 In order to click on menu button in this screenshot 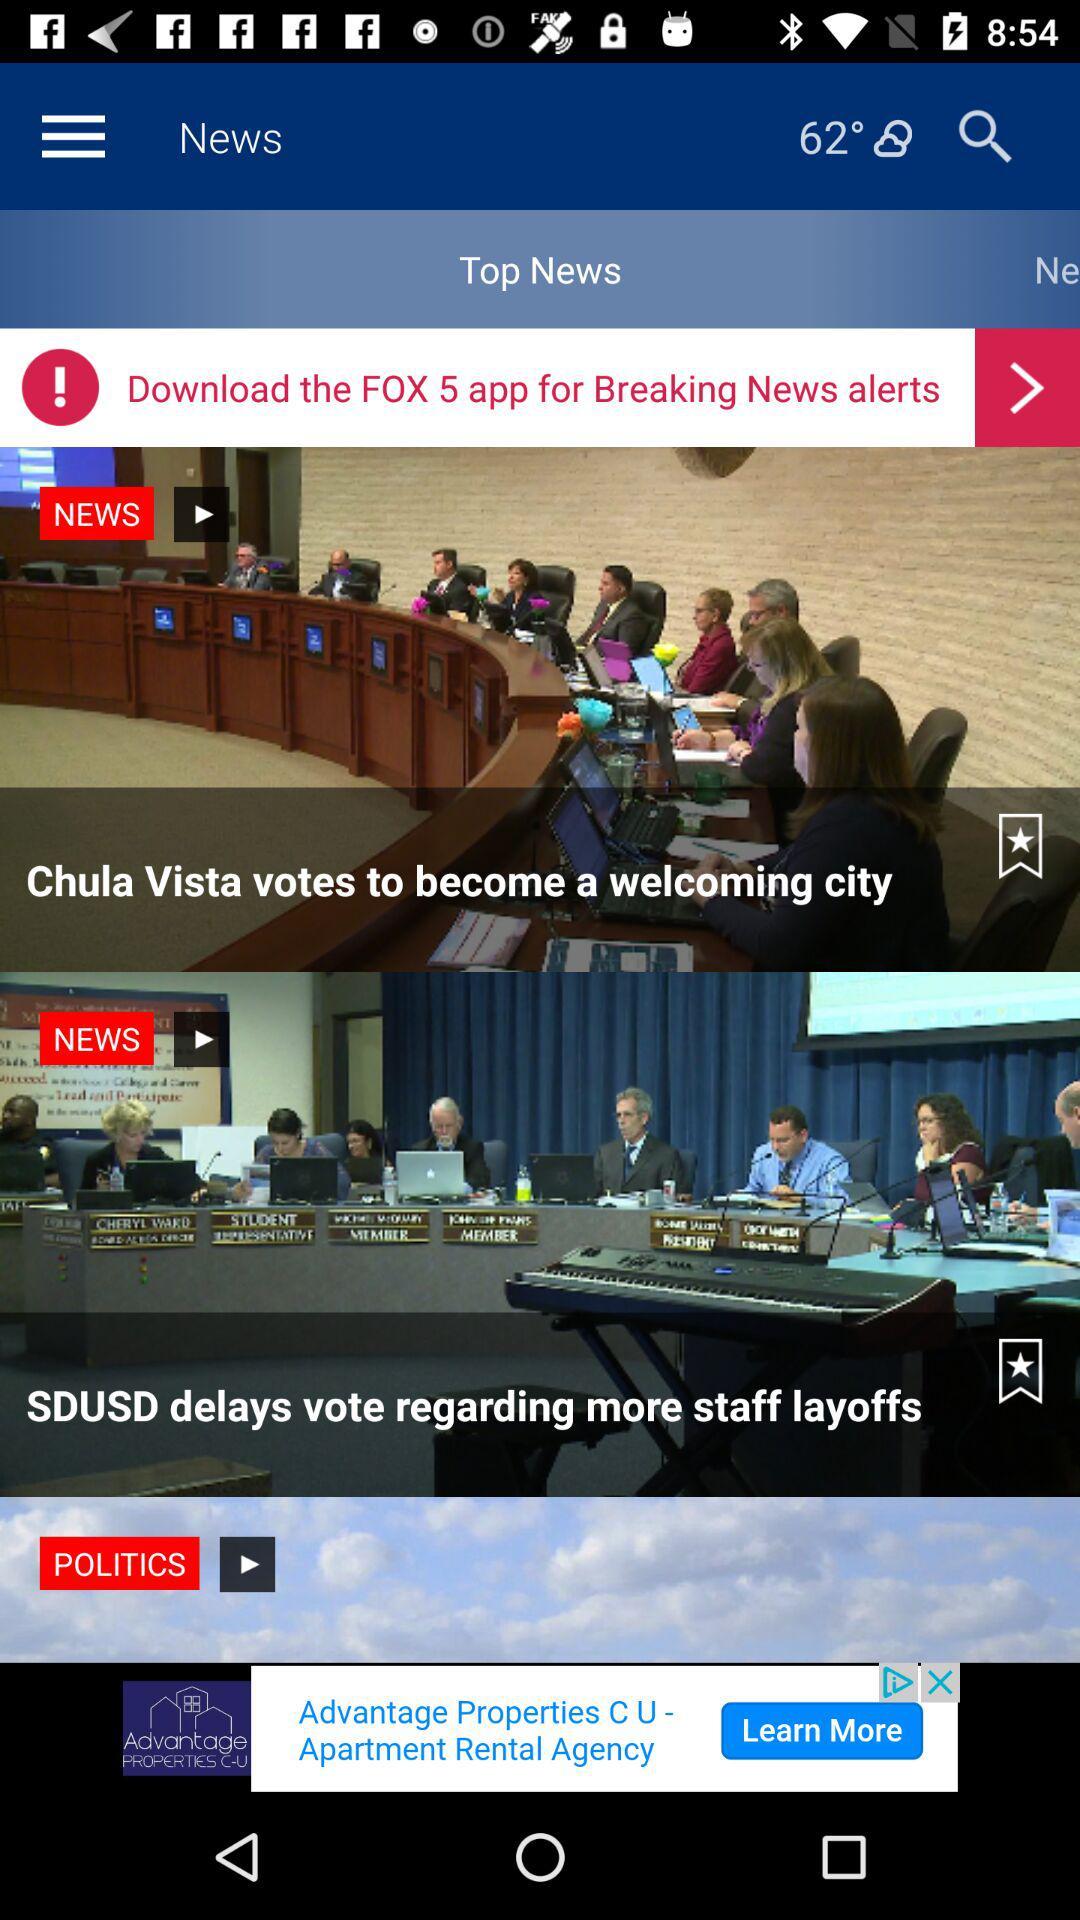, I will do `click(72, 135)`.